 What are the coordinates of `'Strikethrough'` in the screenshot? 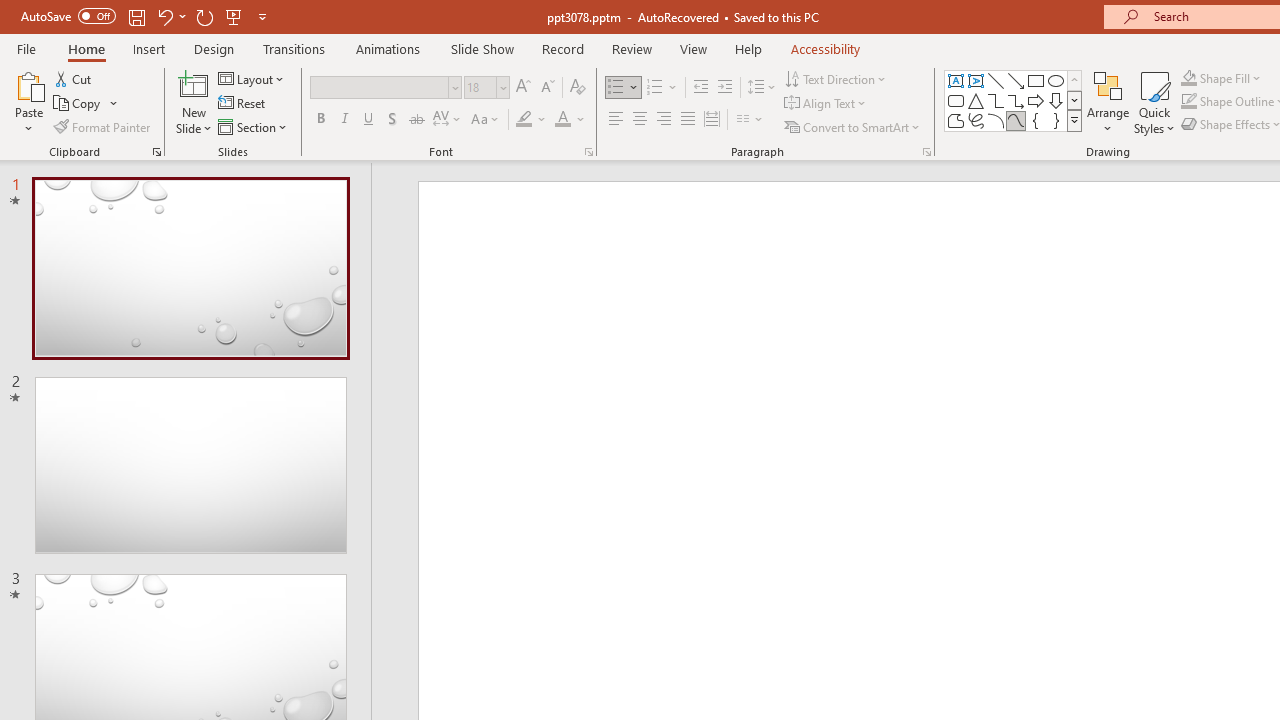 It's located at (415, 119).